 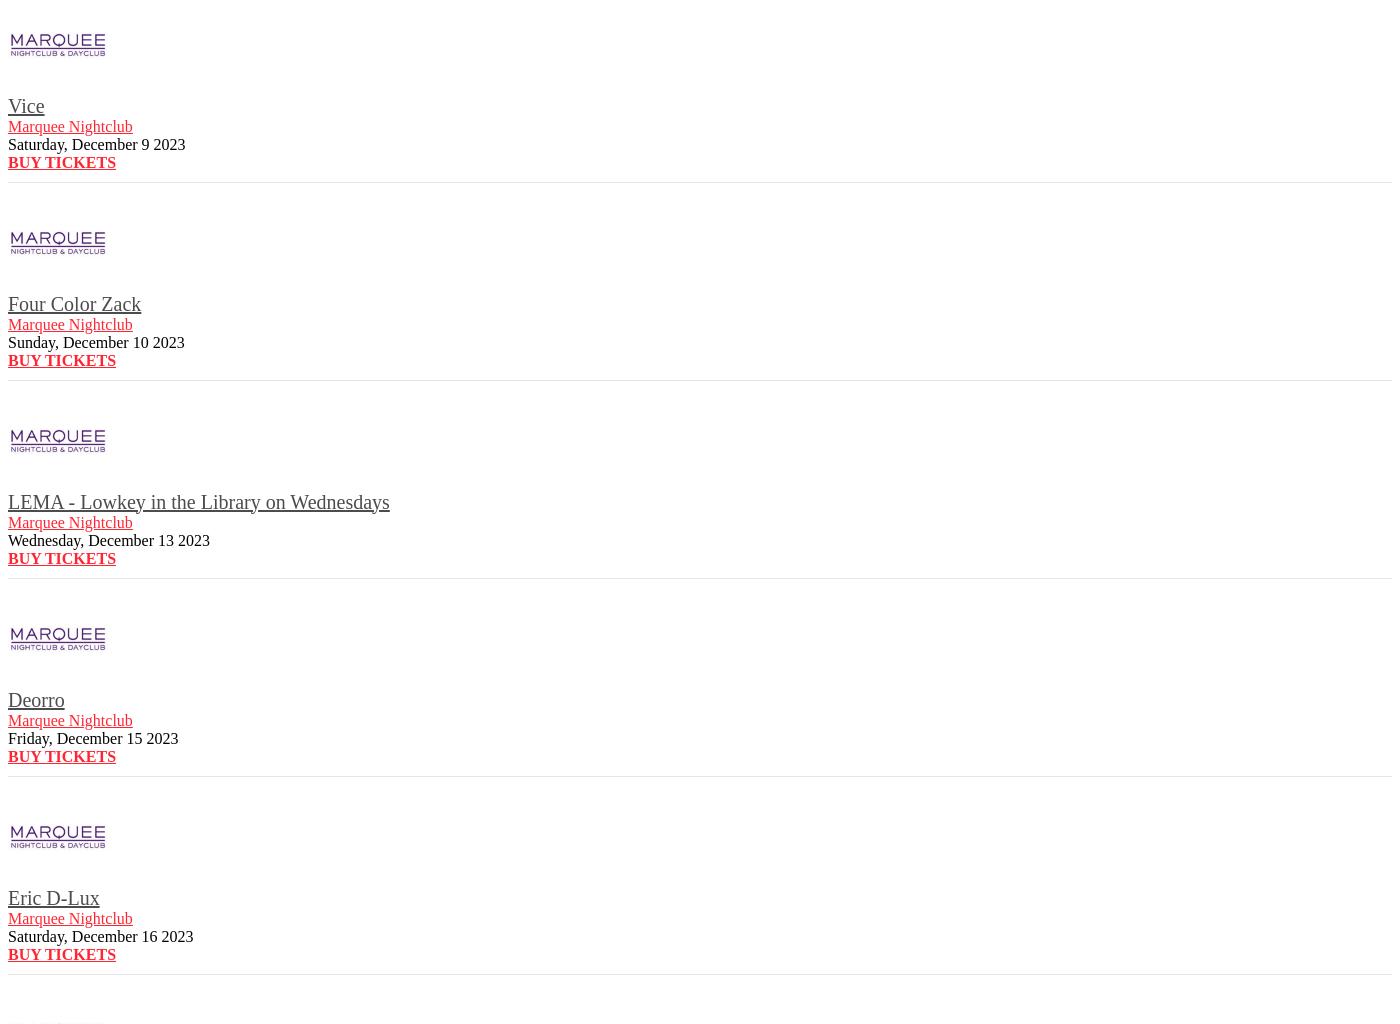 I want to click on 'Wednesday, December 13 2023', so click(x=109, y=539).